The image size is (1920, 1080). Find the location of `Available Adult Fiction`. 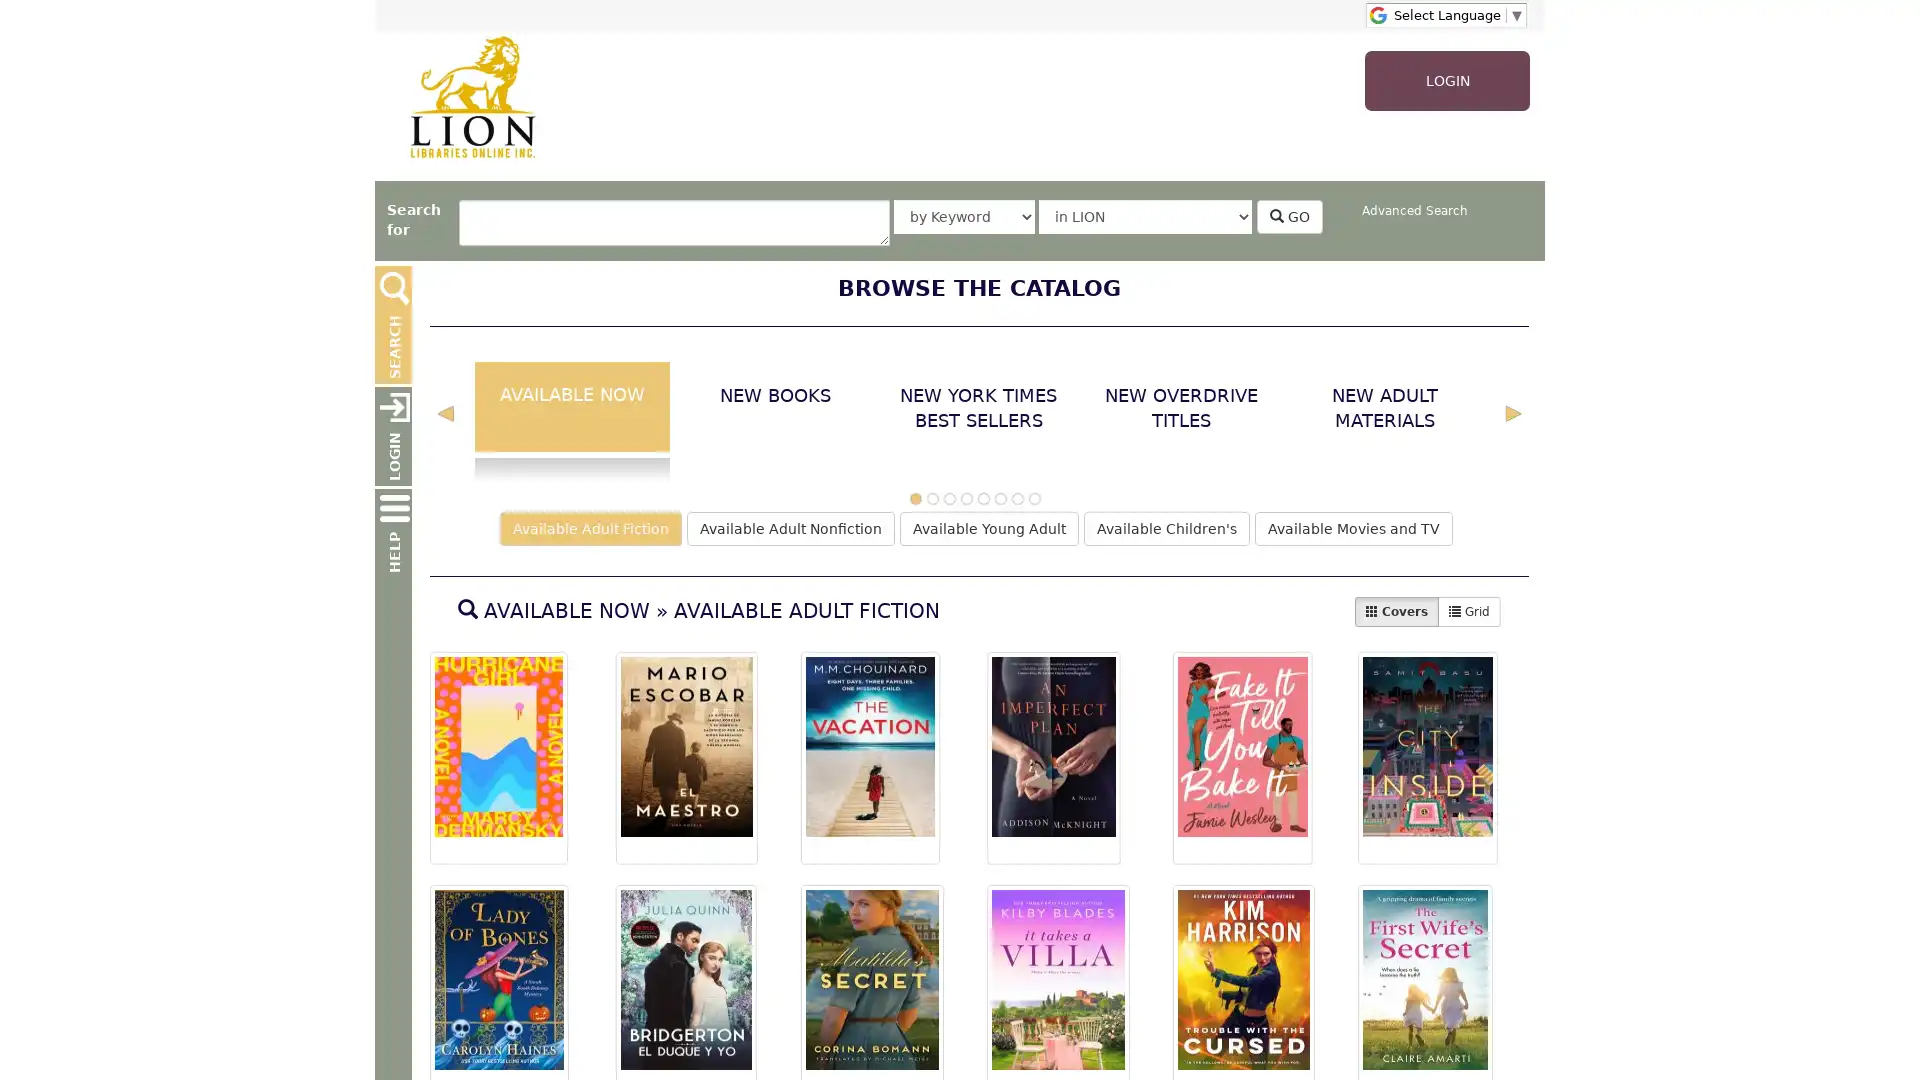

Available Adult Fiction is located at coordinates (589, 527).